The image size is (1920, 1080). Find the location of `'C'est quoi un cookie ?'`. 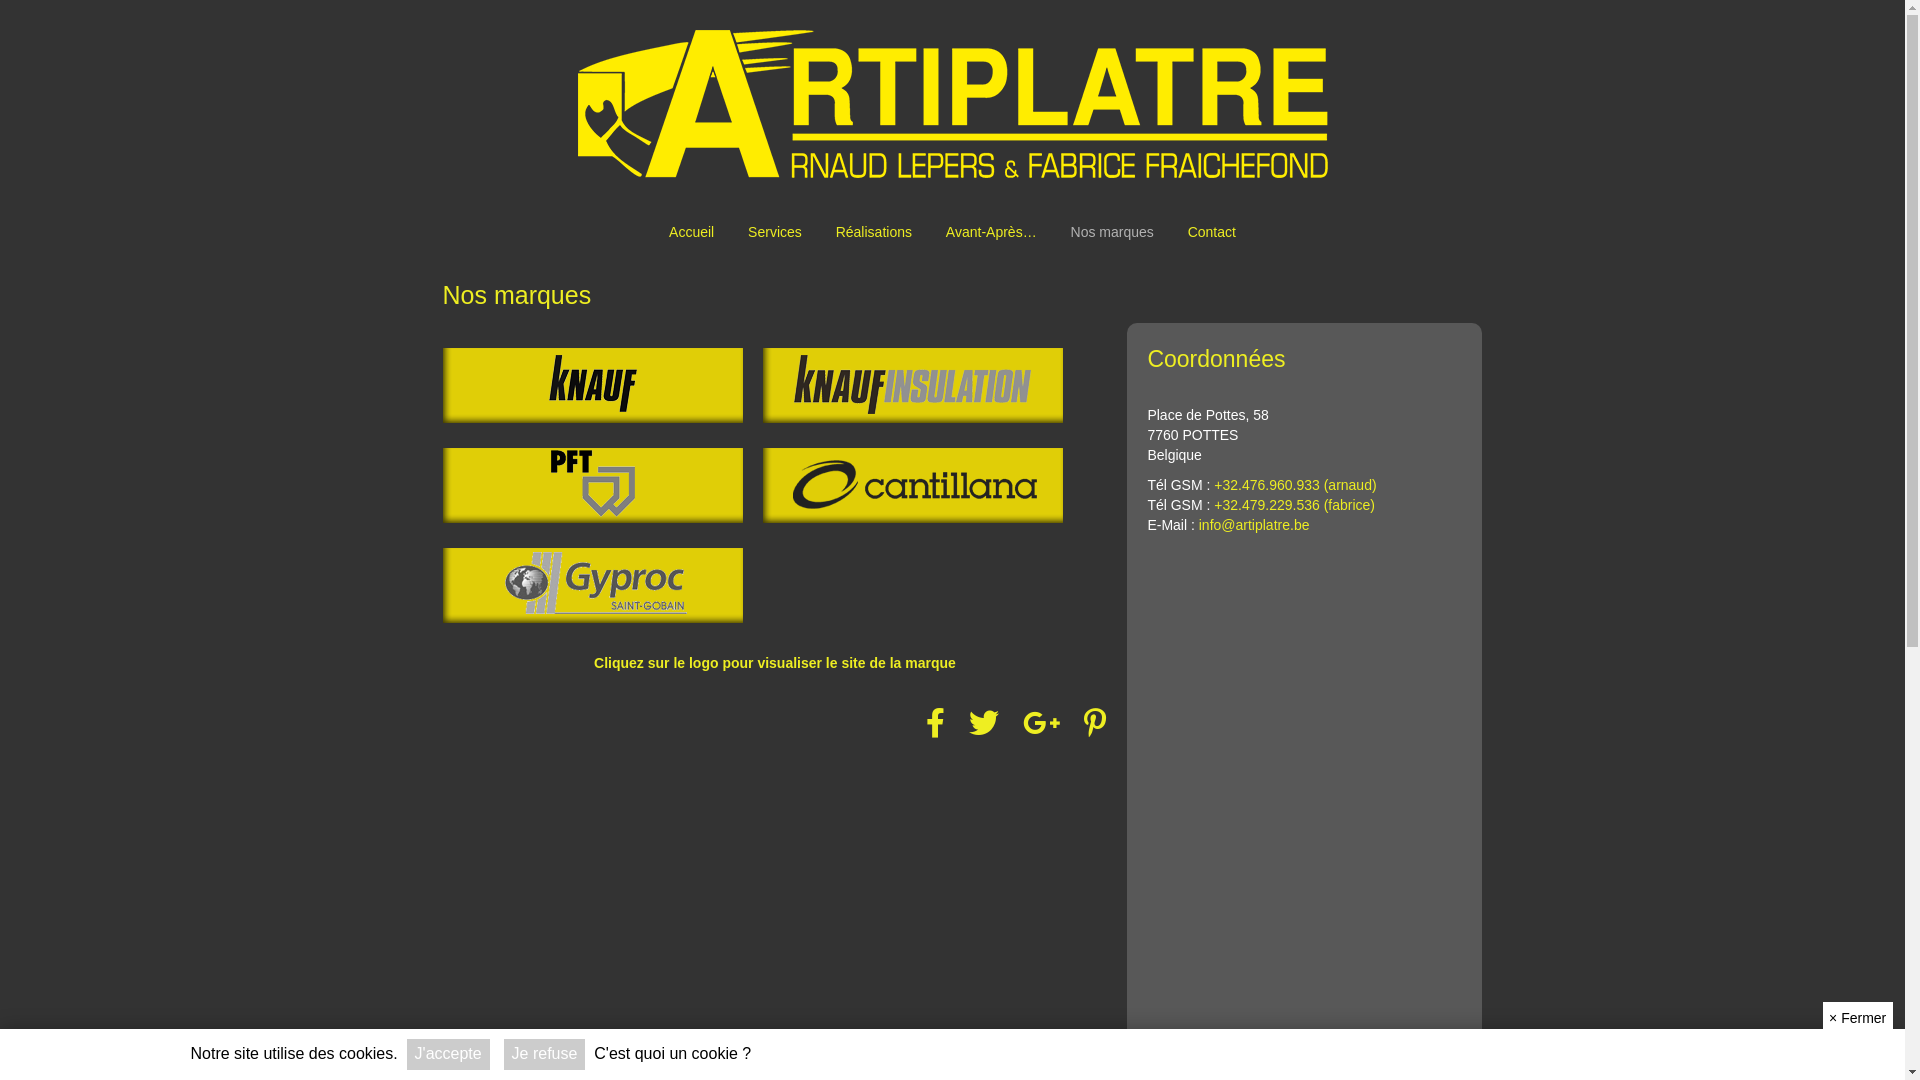

'C'est quoi un cookie ?' is located at coordinates (672, 1053).